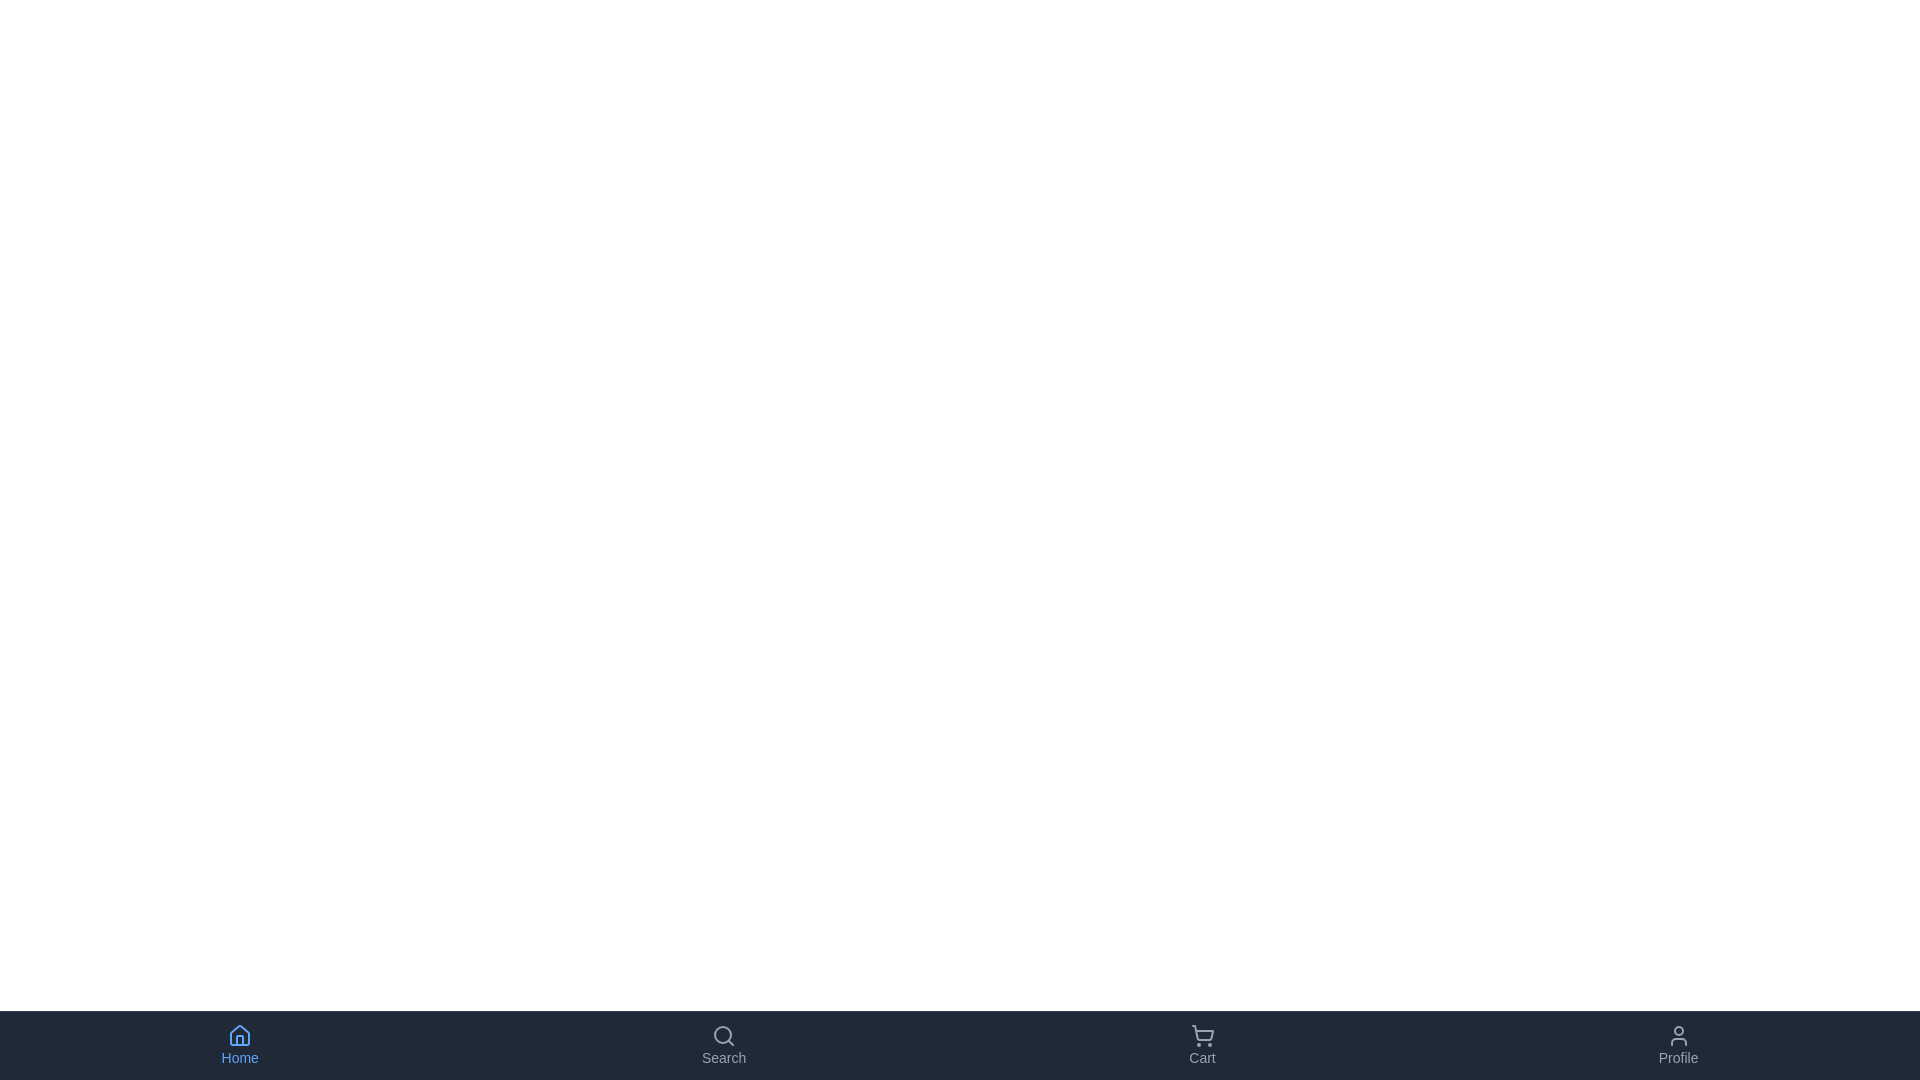 This screenshot has height=1080, width=1920. Describe the element at coordinates (240, 1039) in the screenshot. I see `the door graphical element within the house icon located at the bottom navigation bar, which symbolizes the 'Home' section of the application` at that location.